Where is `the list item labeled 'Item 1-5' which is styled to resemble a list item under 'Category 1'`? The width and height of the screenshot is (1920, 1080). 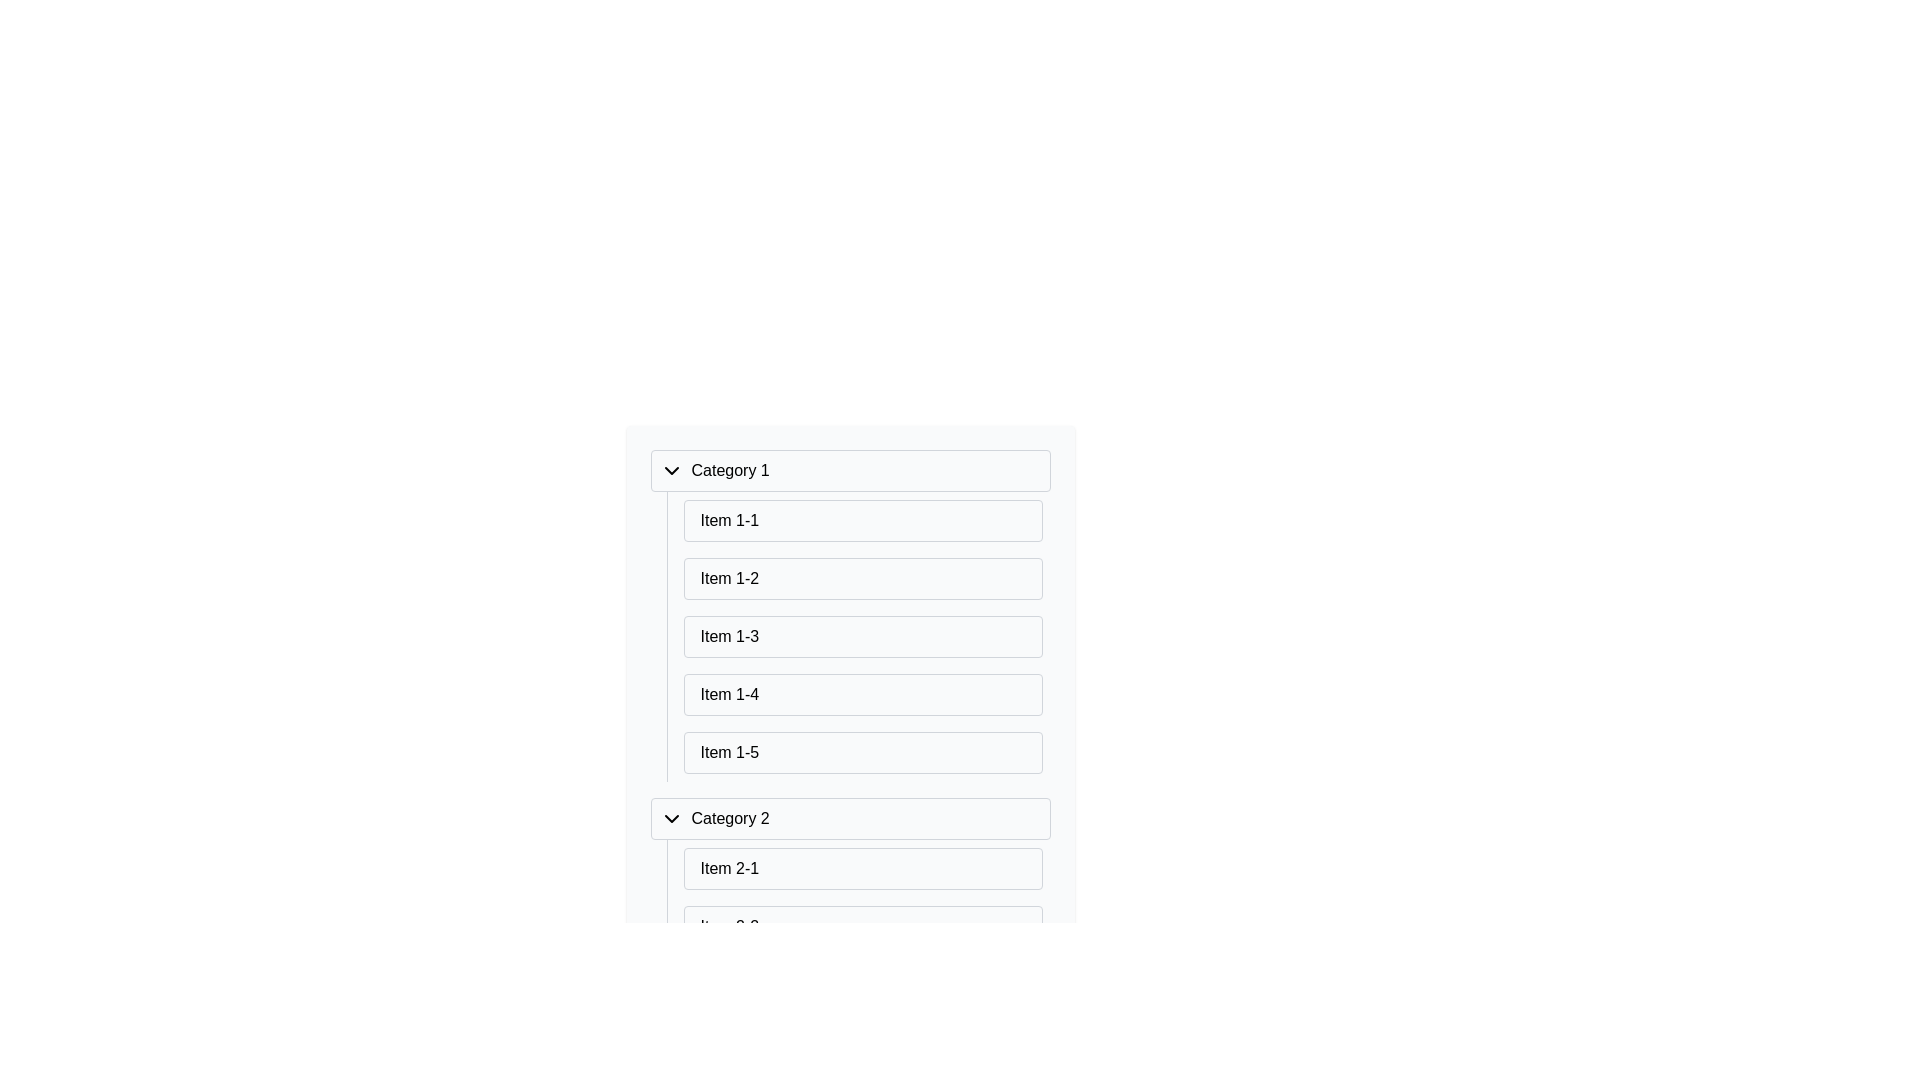
the list item labeled 'Item 1-5' which is styled to resemble a list item under 'Category 1' is located at coordinates (863, 752).